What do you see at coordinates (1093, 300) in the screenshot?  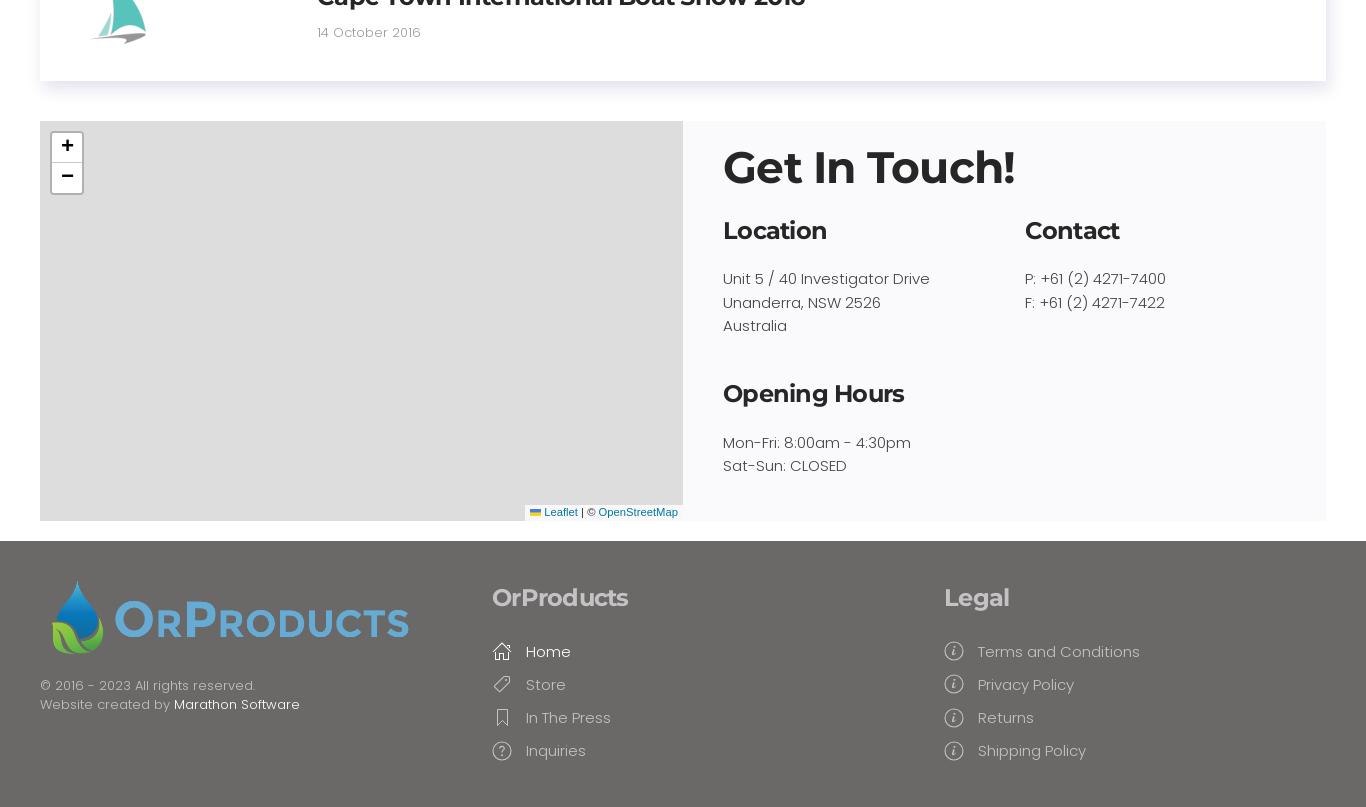 I see `'F: +61 (2) 4271-7422'` at bounding box center [1093, 300].